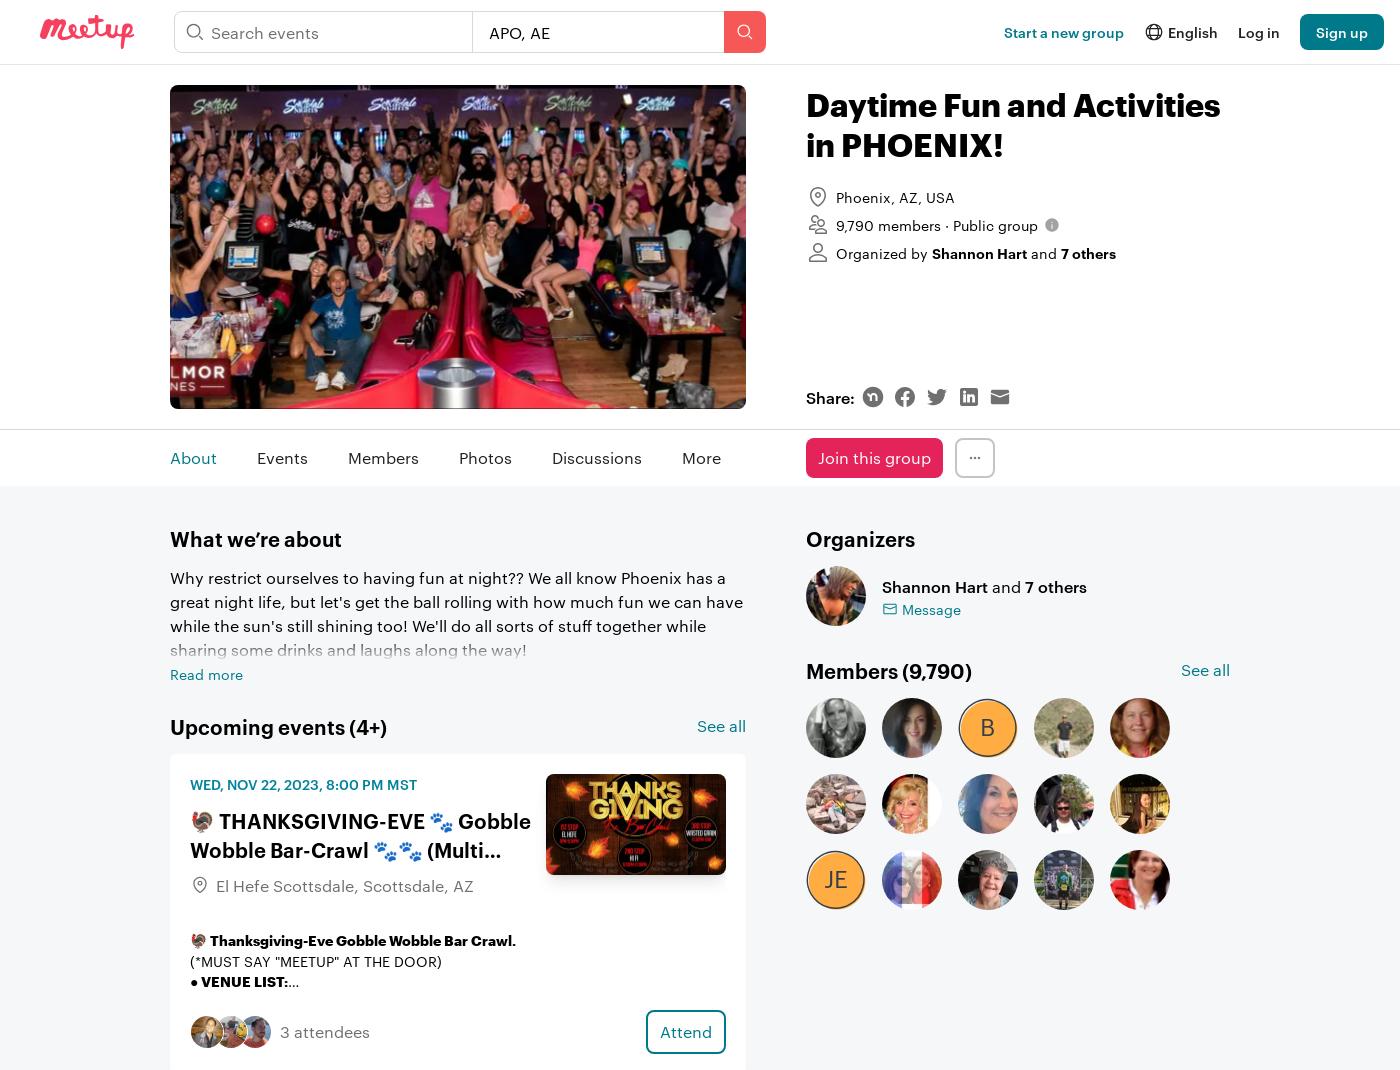  I want to click on 'Upcoming events (4+)', so click(278, 724).